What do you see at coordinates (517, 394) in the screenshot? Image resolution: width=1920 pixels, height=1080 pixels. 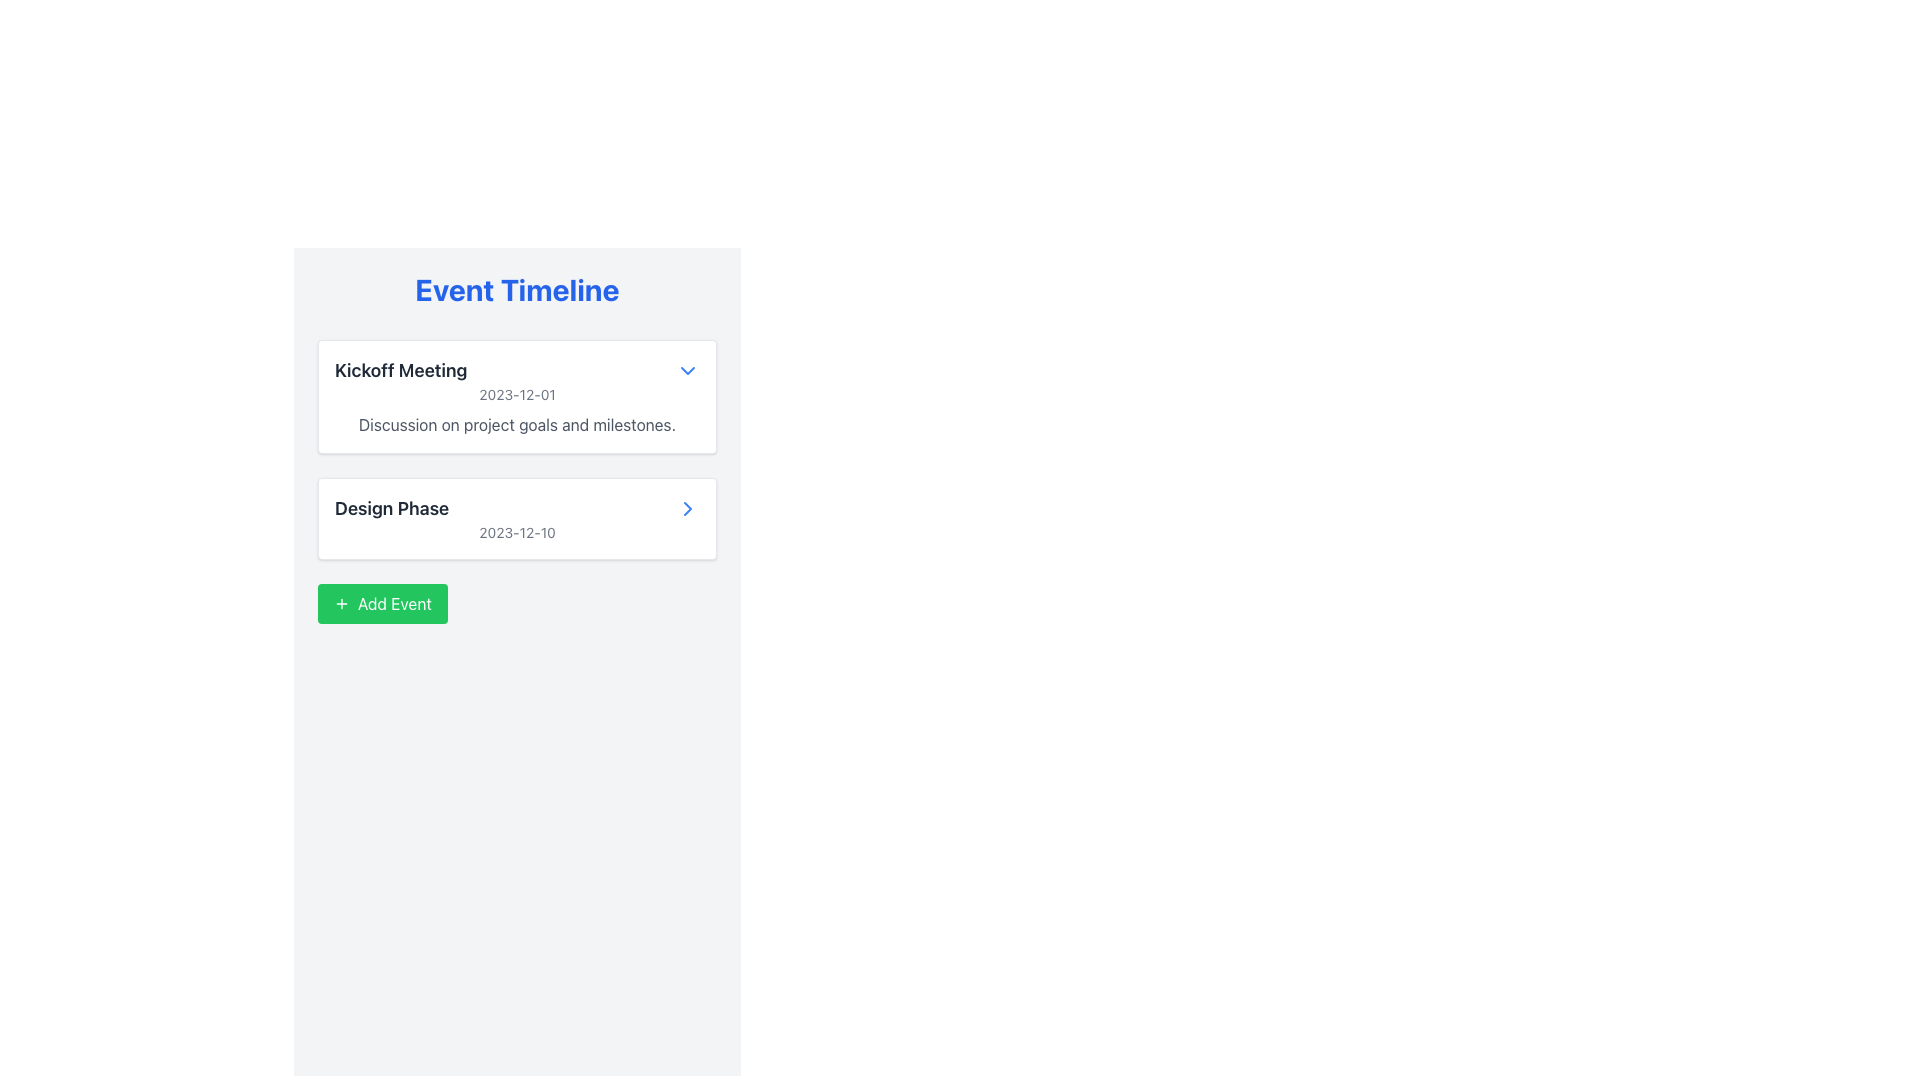 I see `the static text label that displays the scheduled date for the 'Kickoff Meeting', located below the event title and above the event description` at bounding box center [517, 394].